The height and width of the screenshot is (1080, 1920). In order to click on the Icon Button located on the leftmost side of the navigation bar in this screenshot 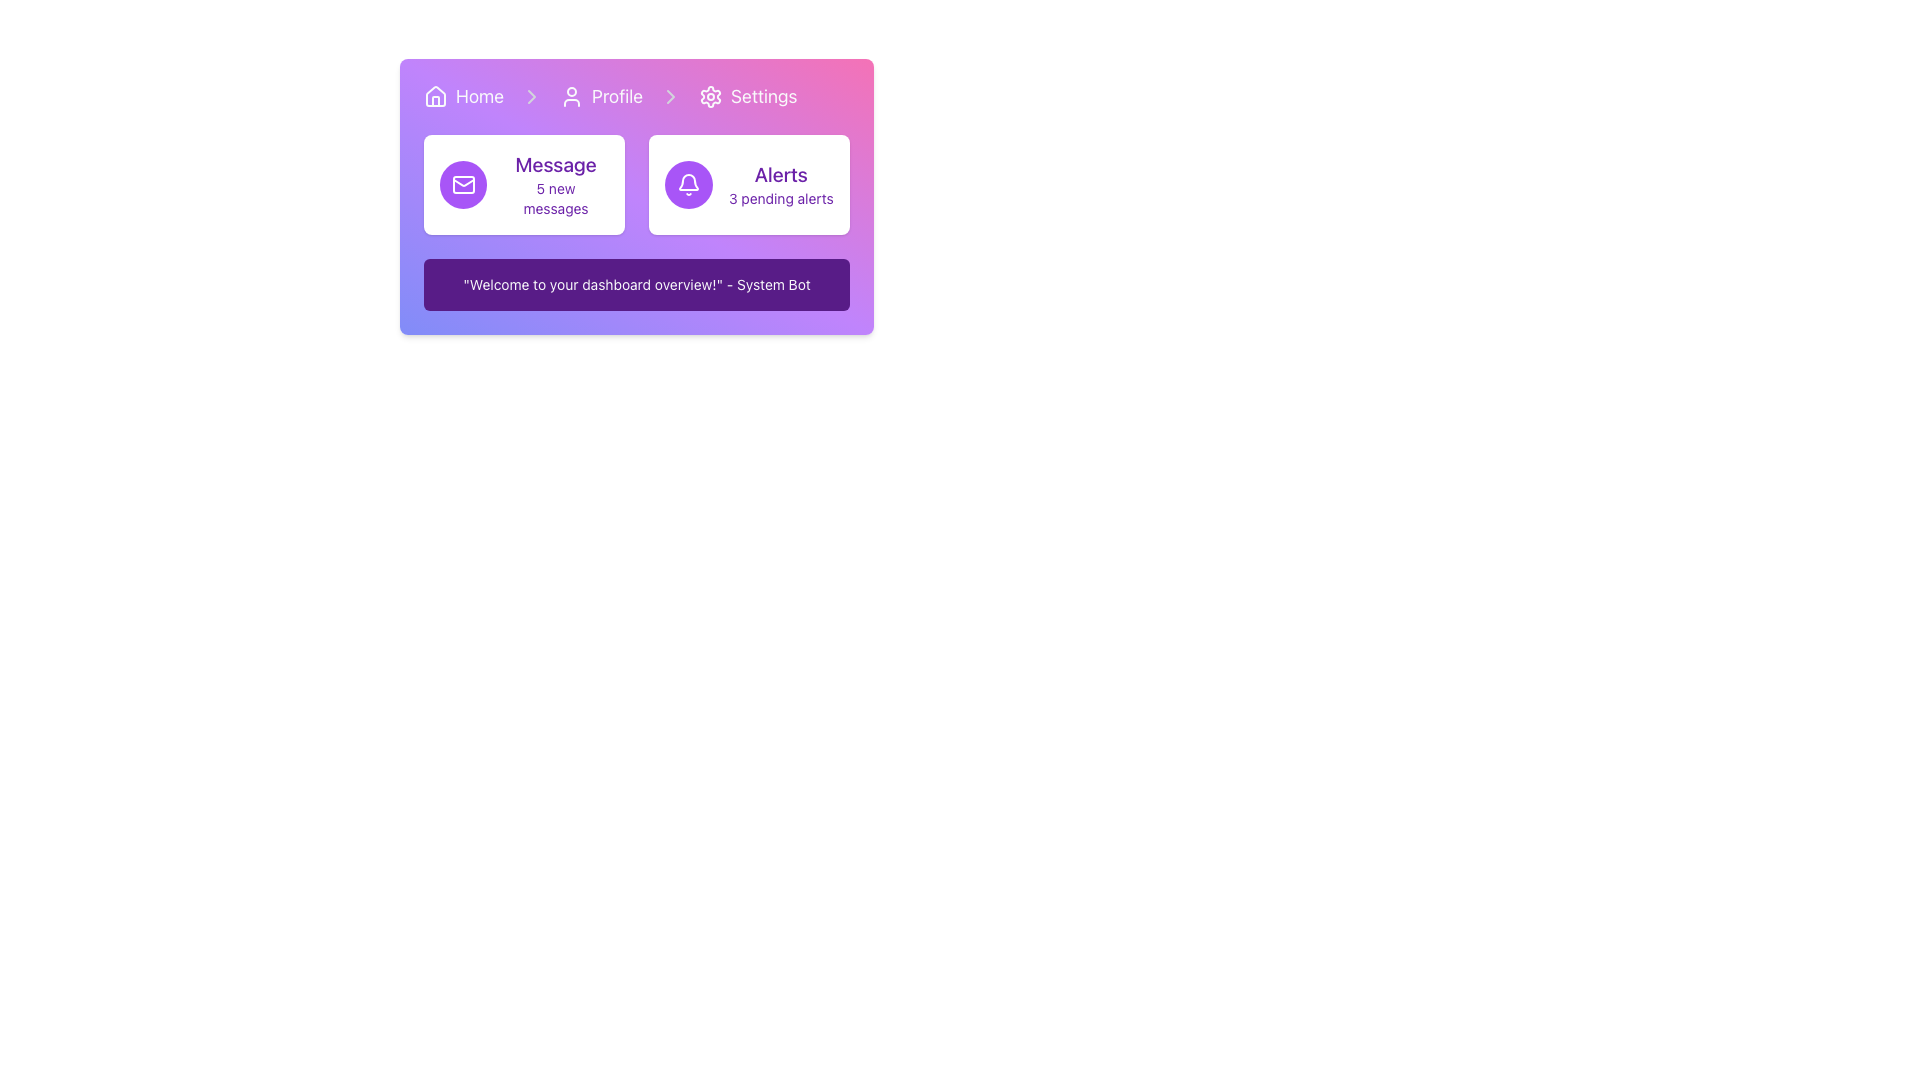, I will do `click(435, 96)`.